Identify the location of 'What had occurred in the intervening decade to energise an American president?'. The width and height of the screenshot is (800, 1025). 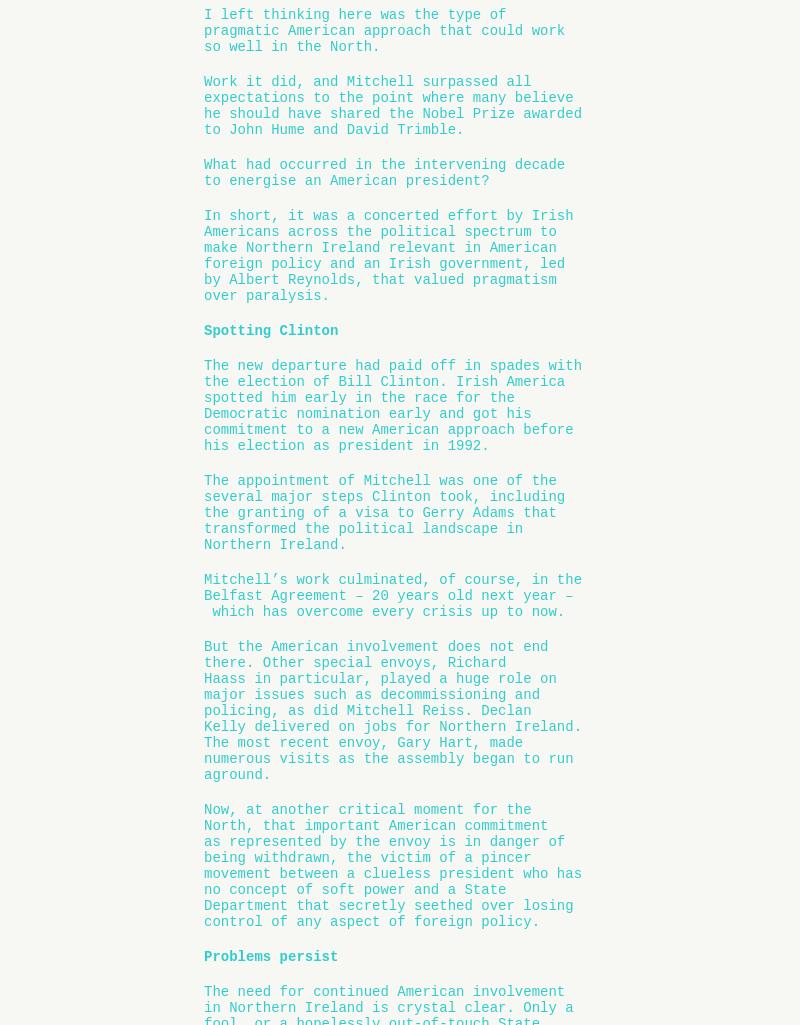
(383, 170).